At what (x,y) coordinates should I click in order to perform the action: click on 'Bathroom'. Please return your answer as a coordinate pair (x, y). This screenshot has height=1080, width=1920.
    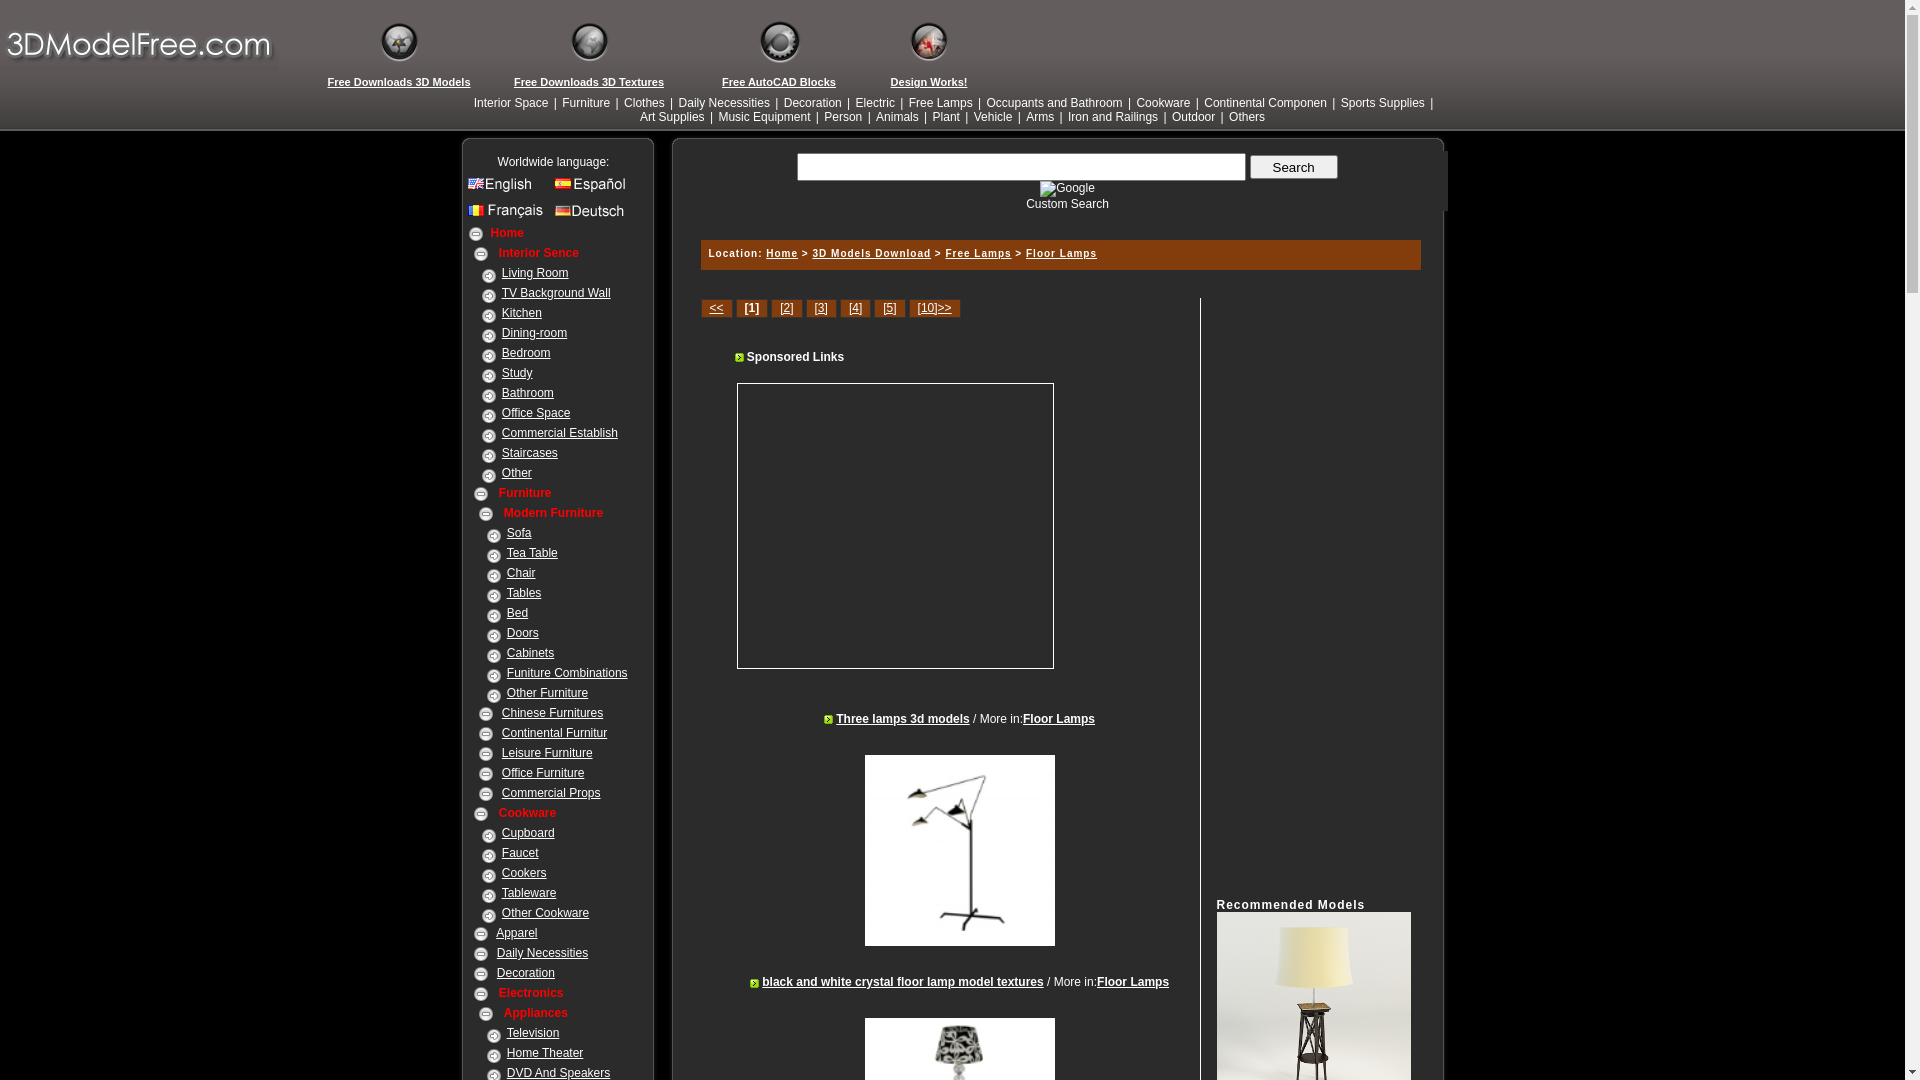
    Looking at the image, I should click on (528, 393).